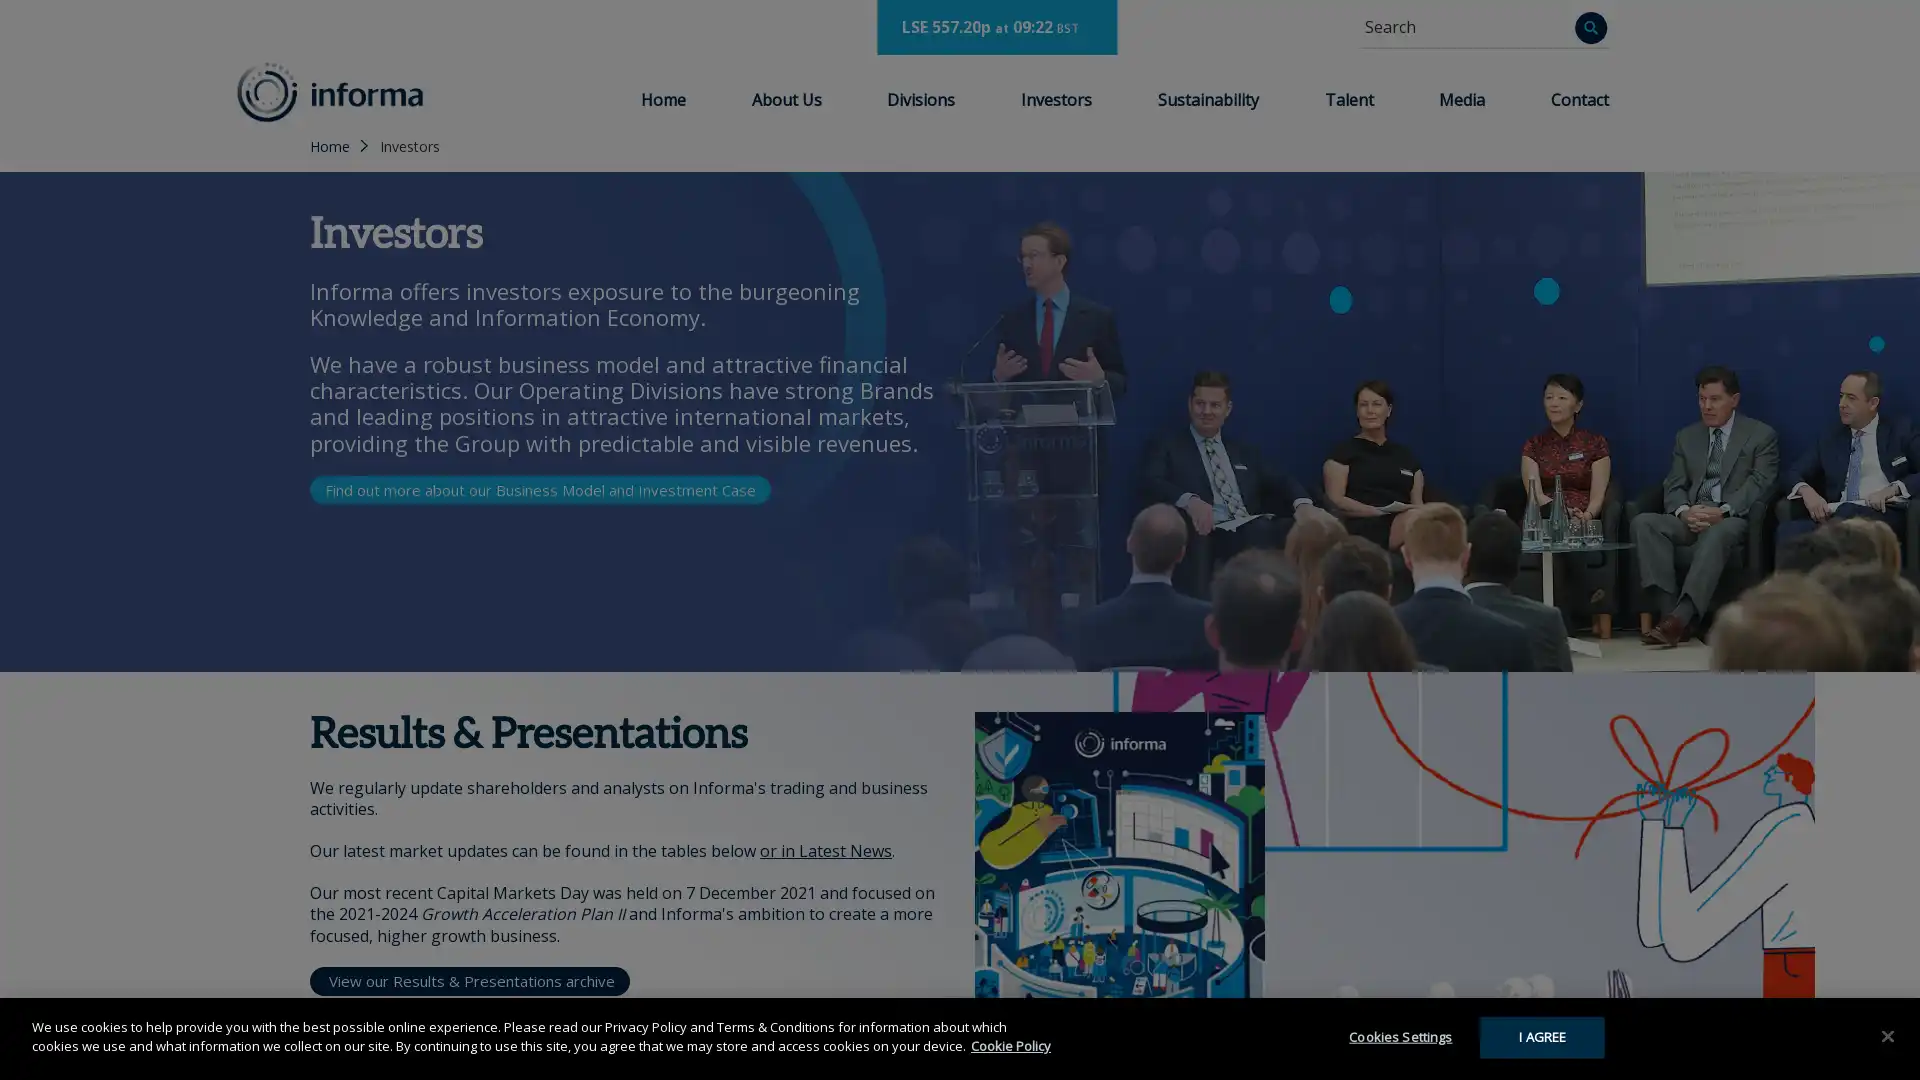 The height and width of the screenshot is (1080, 1920). Describe the element at coordinates (1590, 28) in the screenshot. I see `Search` at that location.